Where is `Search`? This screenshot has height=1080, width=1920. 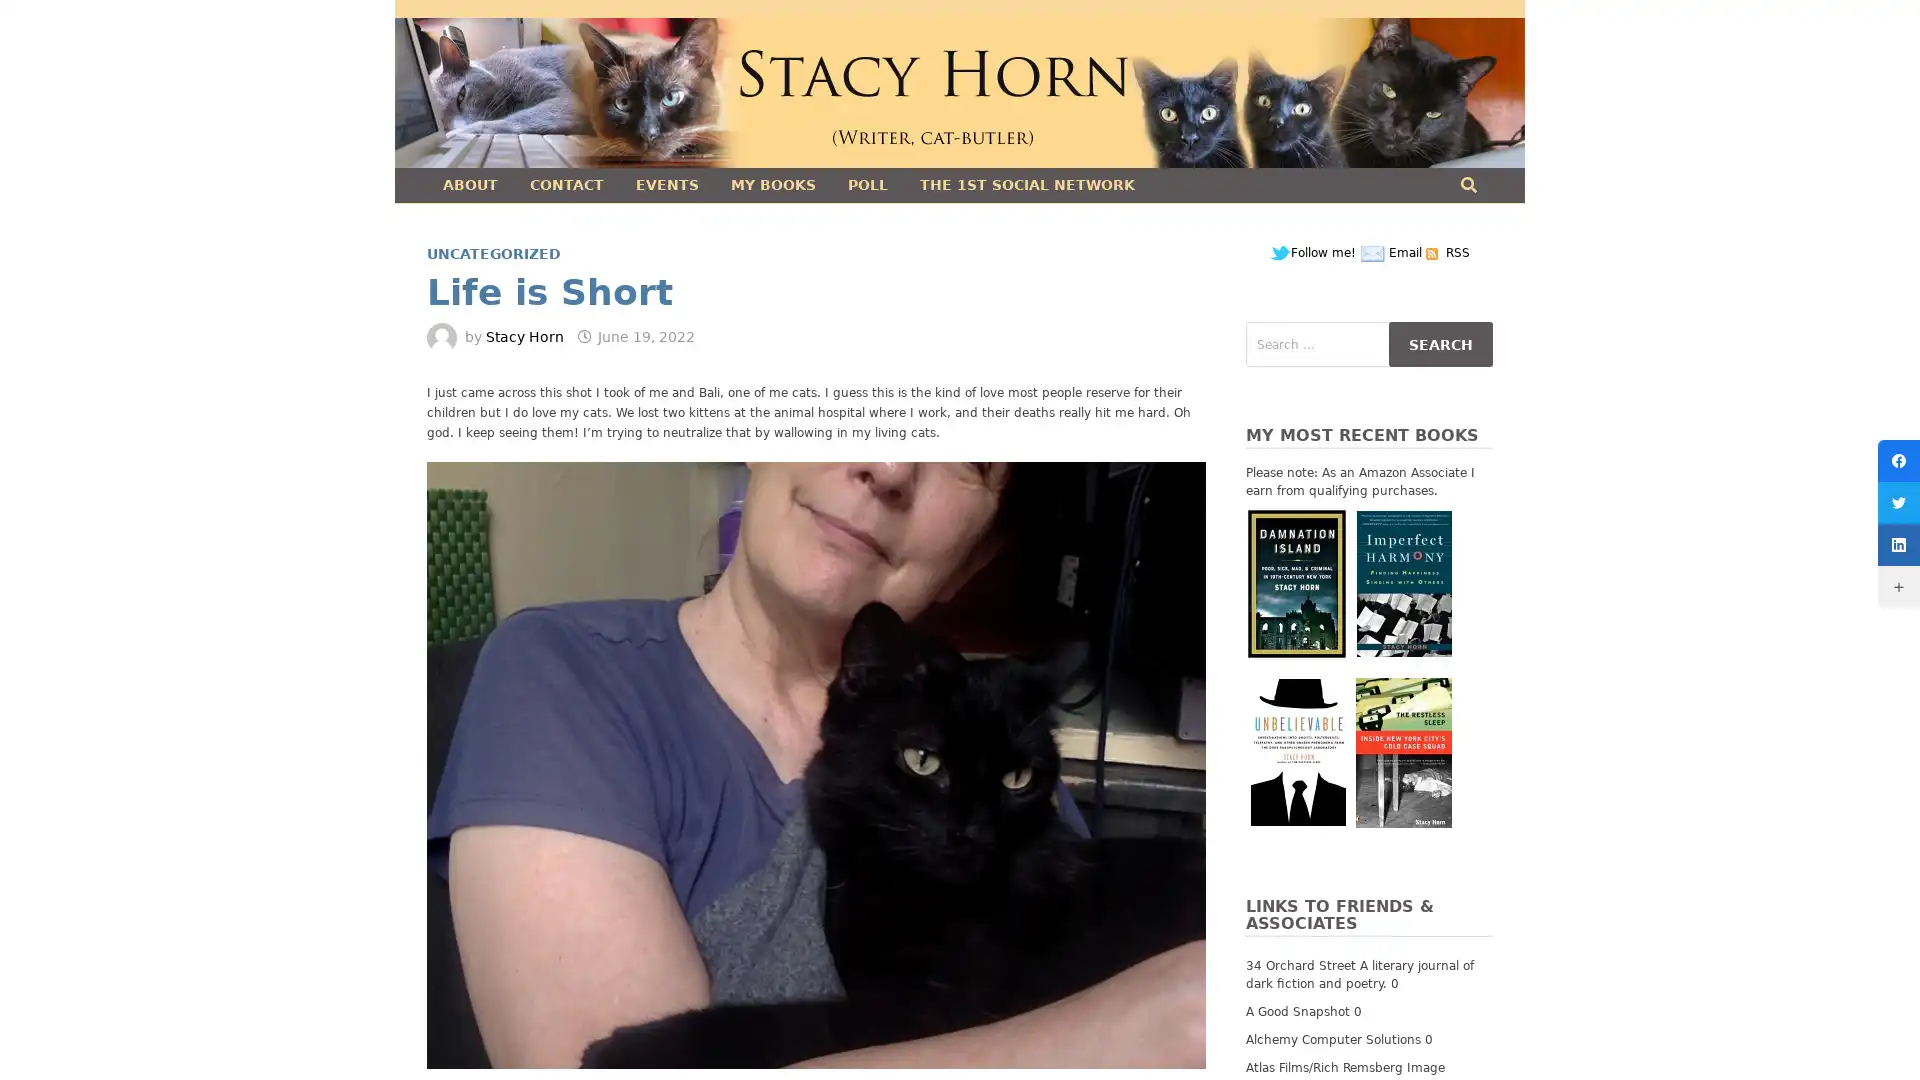 Search is located at coordinates (1440, 343).